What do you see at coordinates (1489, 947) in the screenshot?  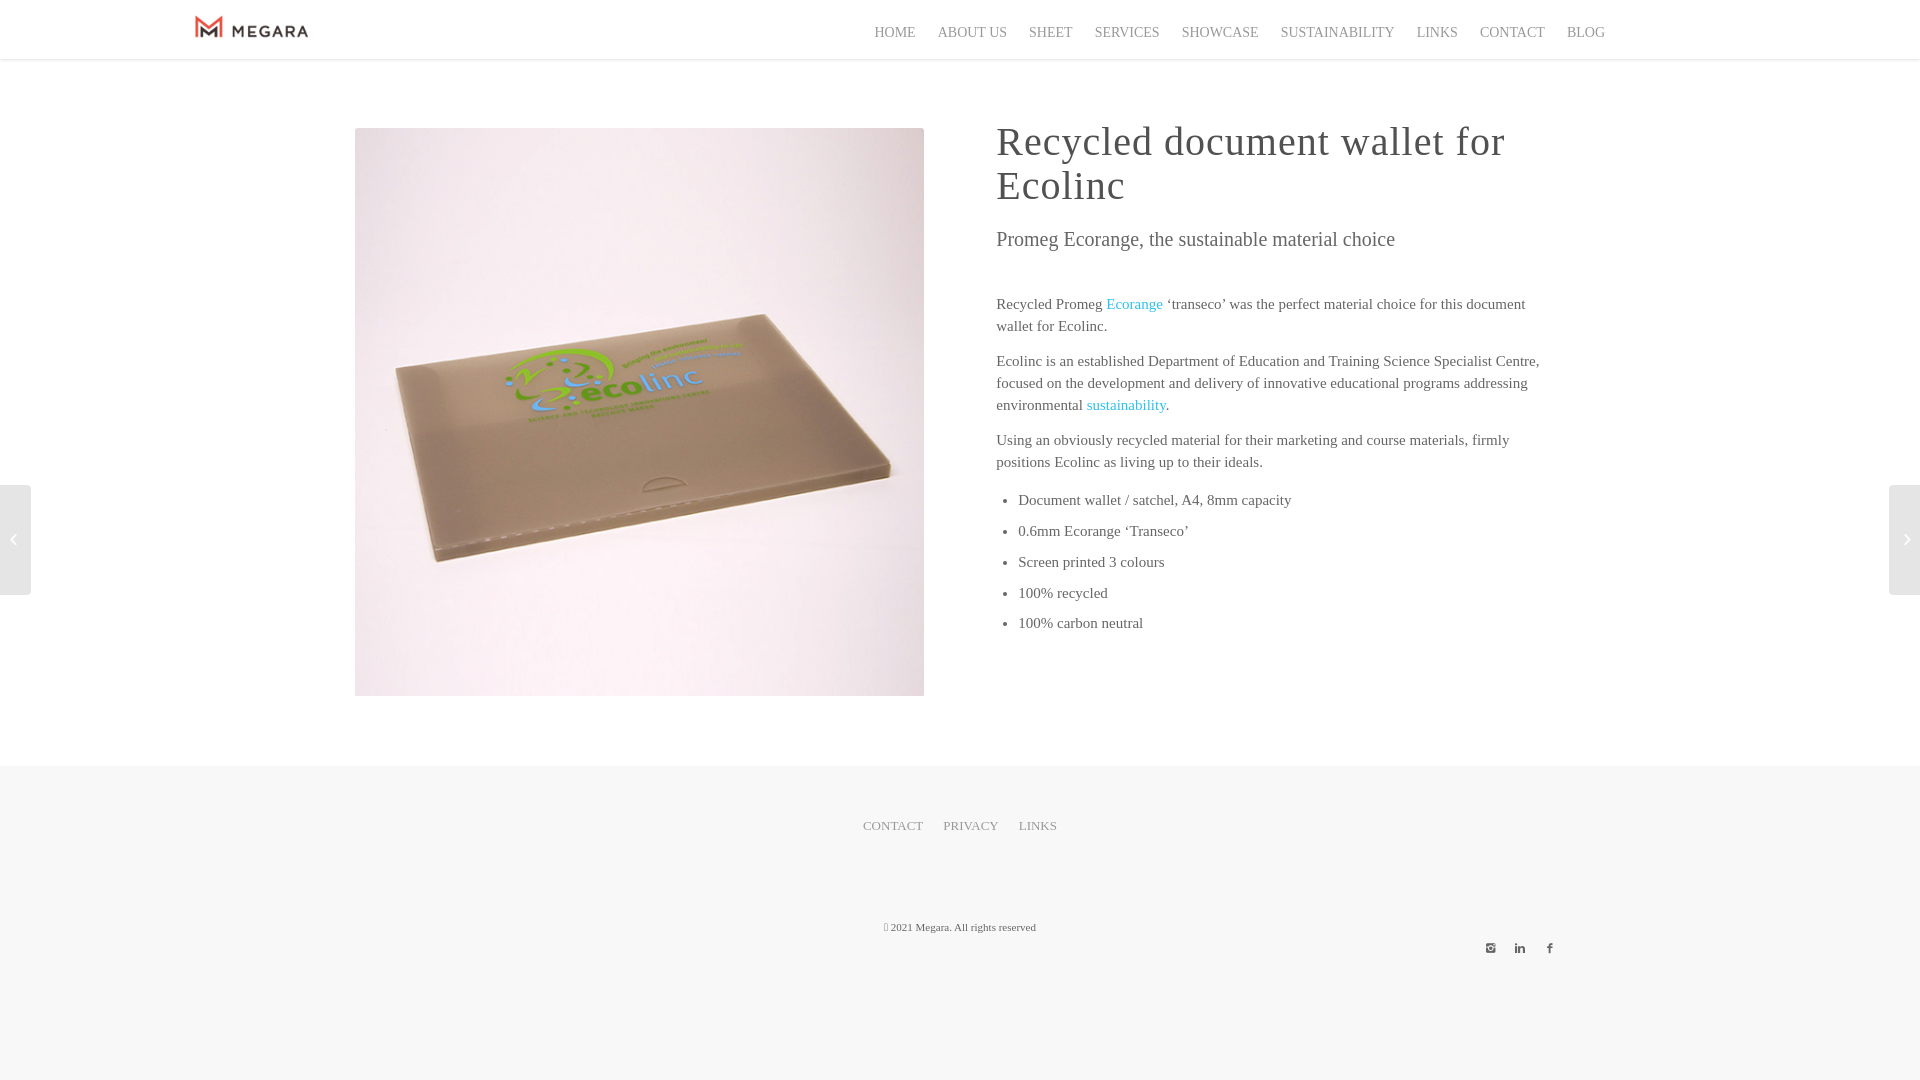 I see `'Instagram'` at bounding box center [1489, 947].